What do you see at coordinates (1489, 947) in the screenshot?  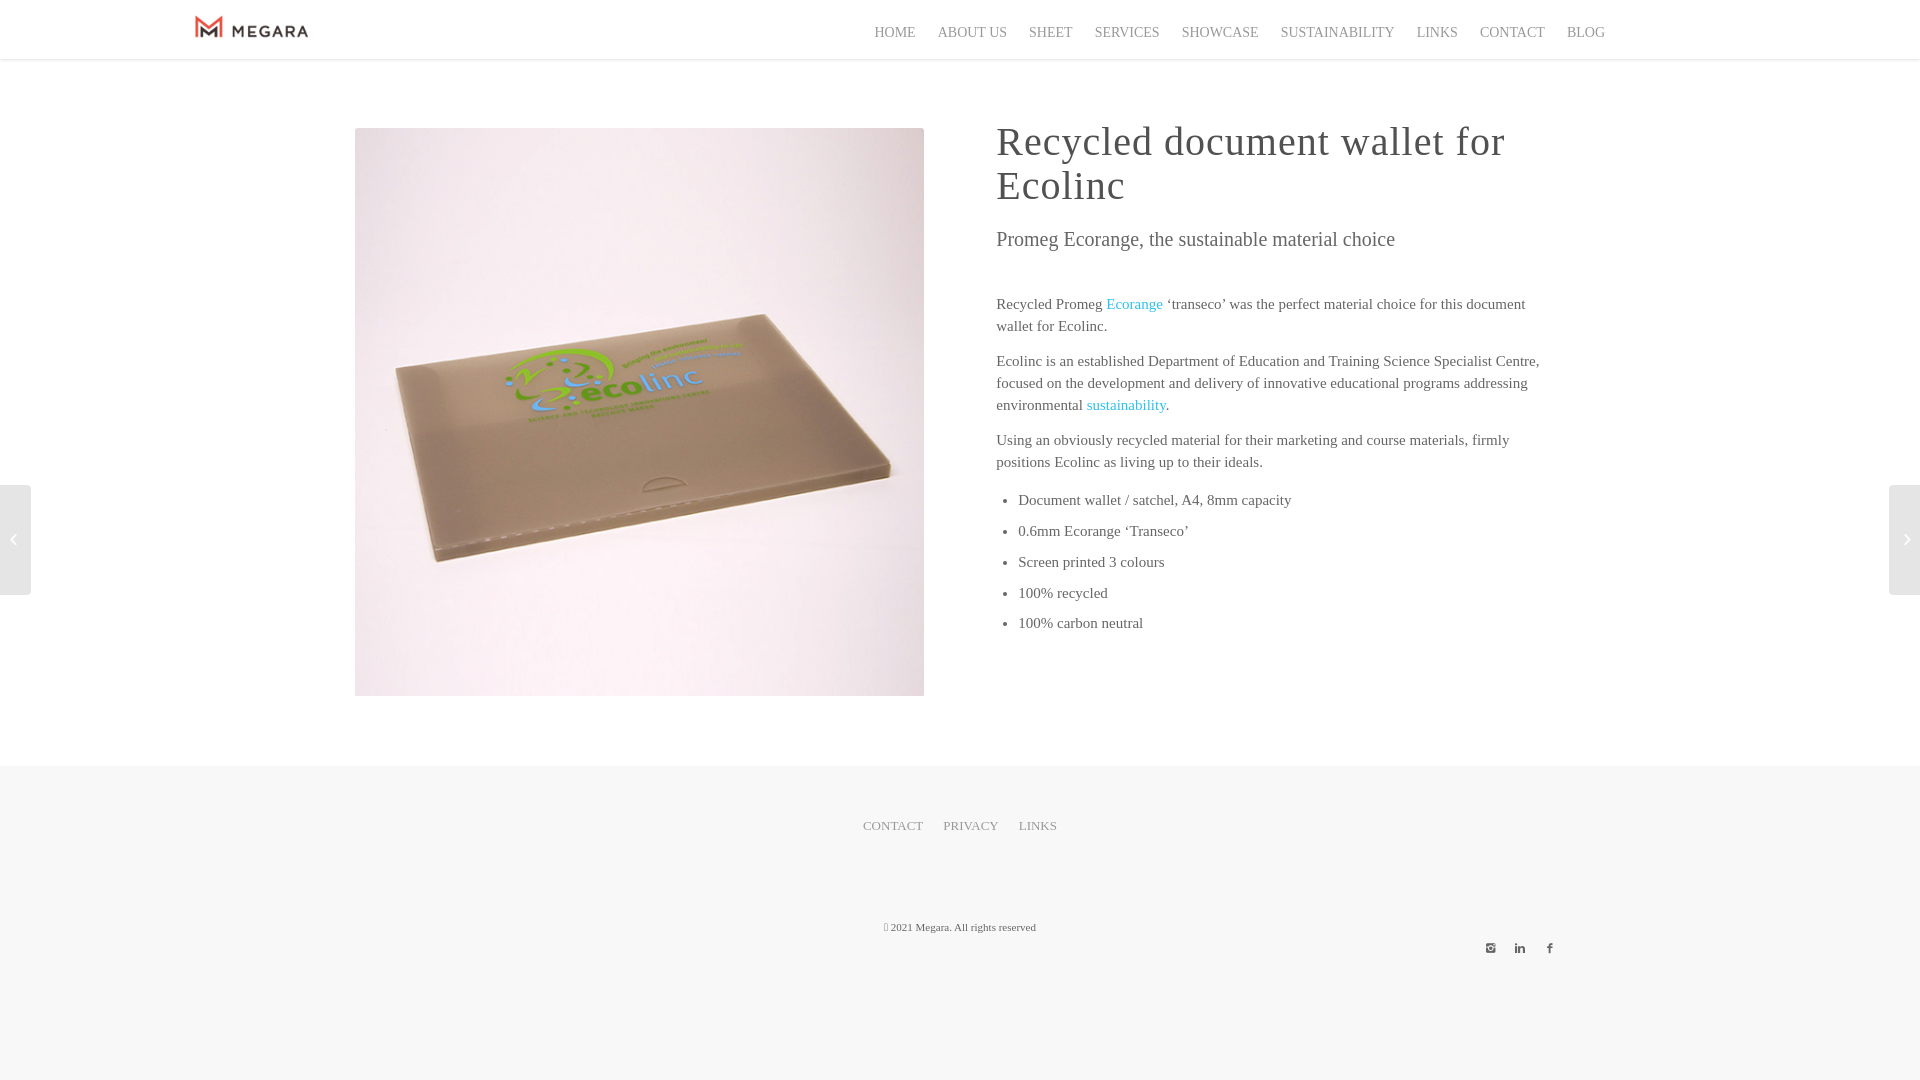 I see `'Instagram'` at bounding box center [1489, 947].